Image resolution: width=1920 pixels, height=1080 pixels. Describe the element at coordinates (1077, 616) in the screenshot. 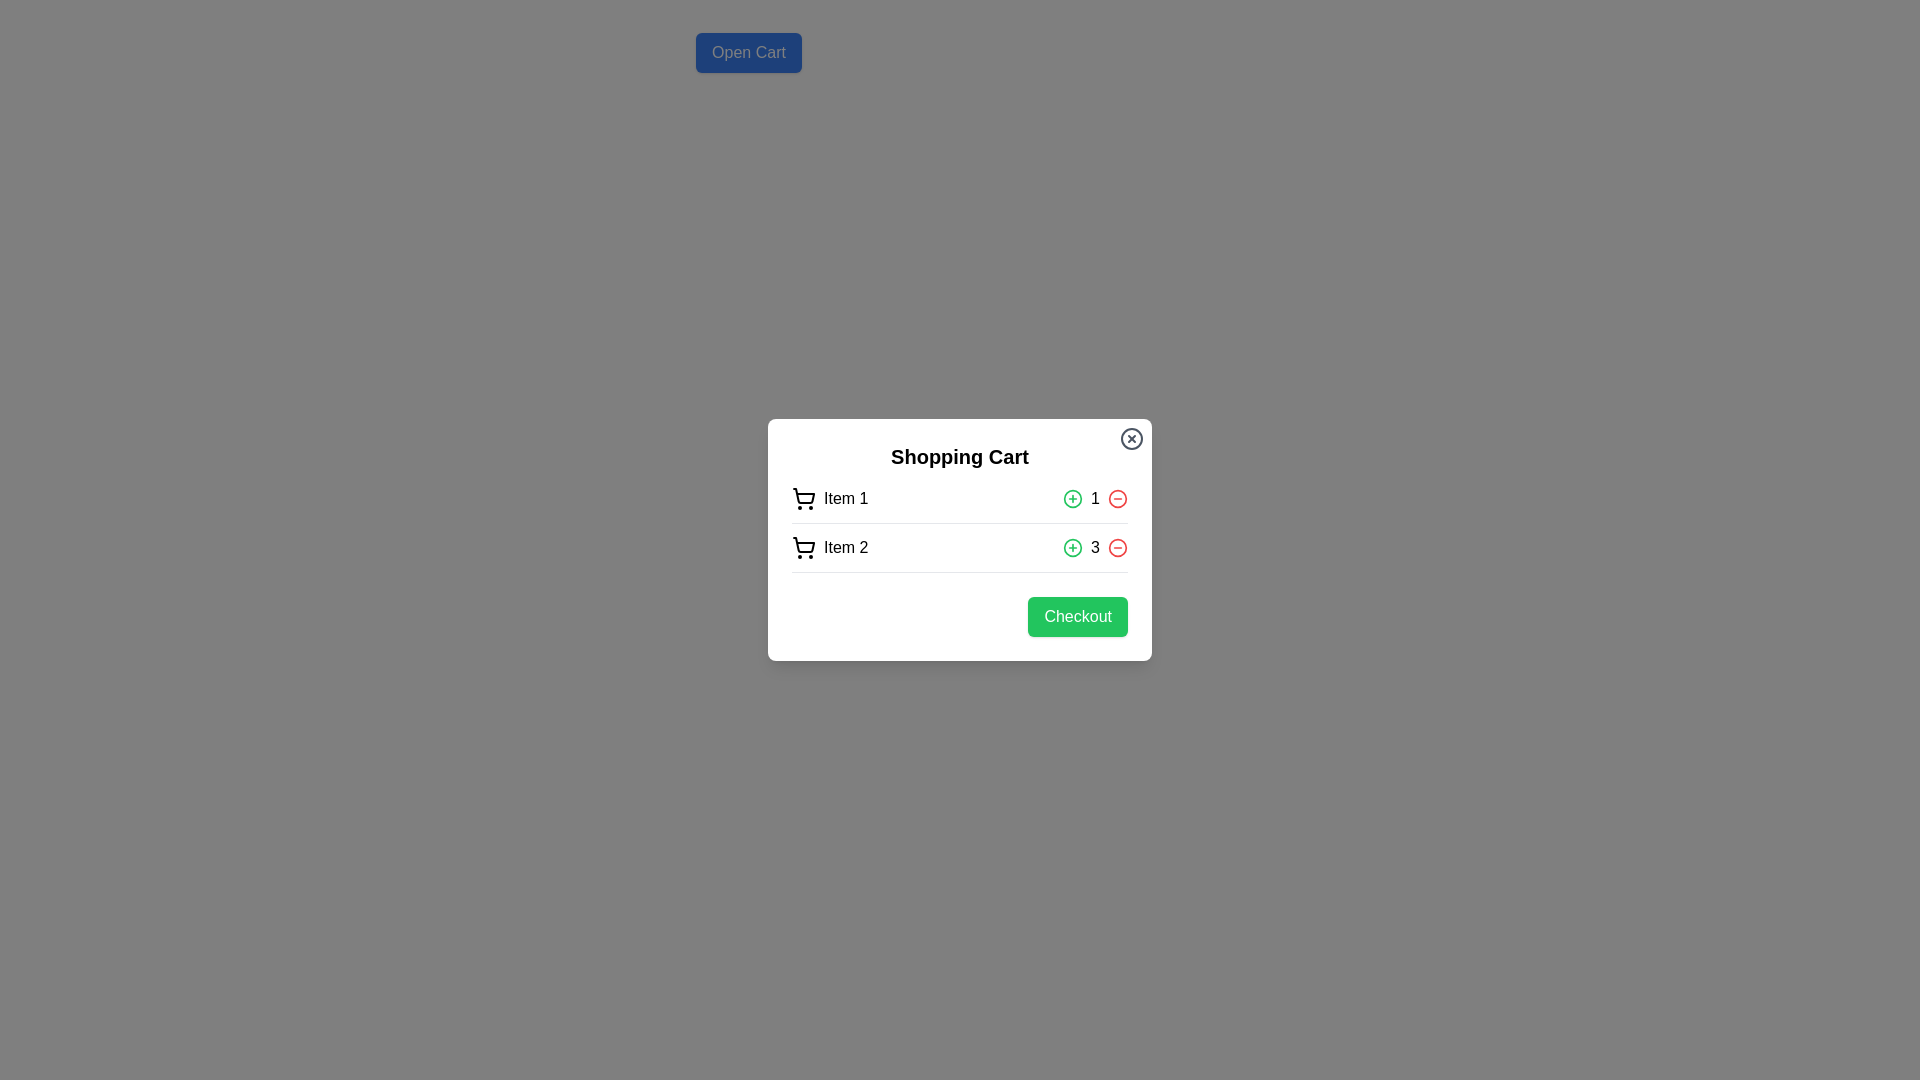

I see `the checkout button located in the bottom-right corner of the shopping cart pop-up` at that location.